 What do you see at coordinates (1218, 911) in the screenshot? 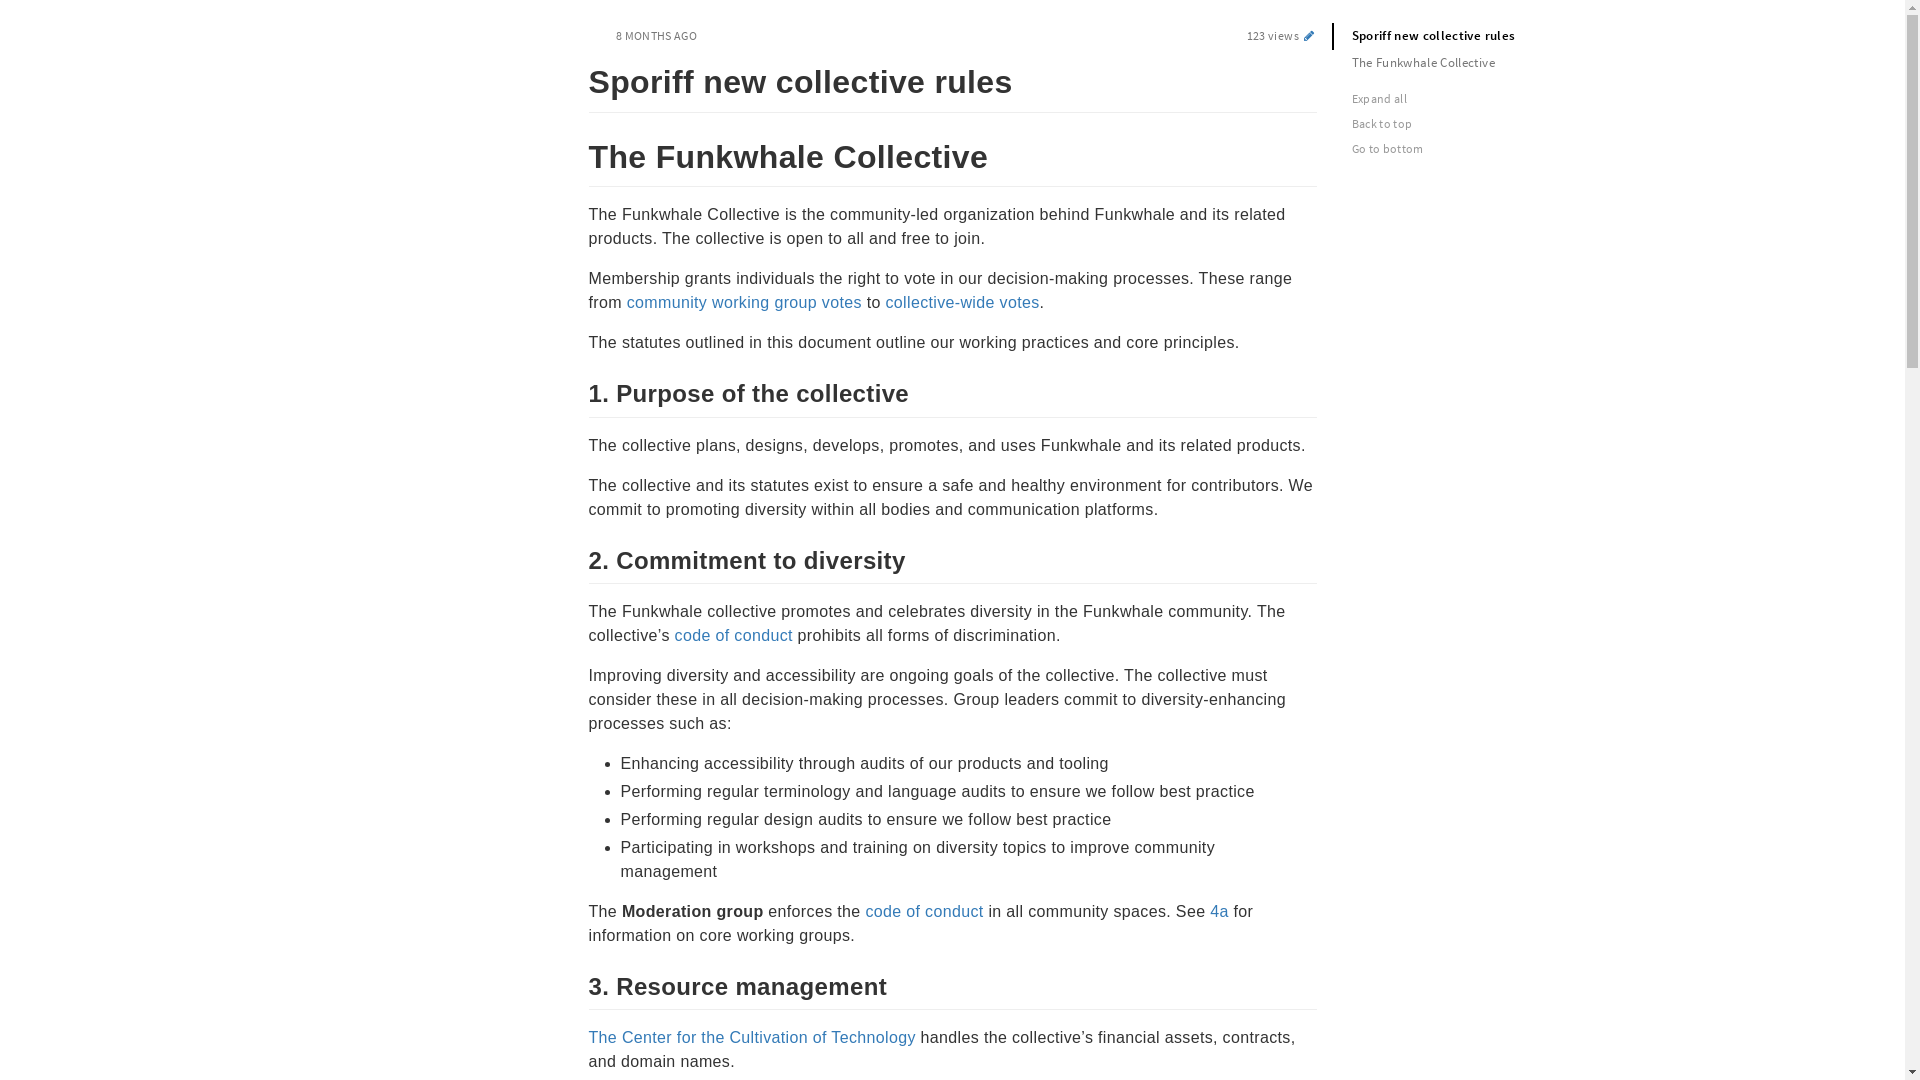
I see `'4a'` at bounding box center [1218, 911].